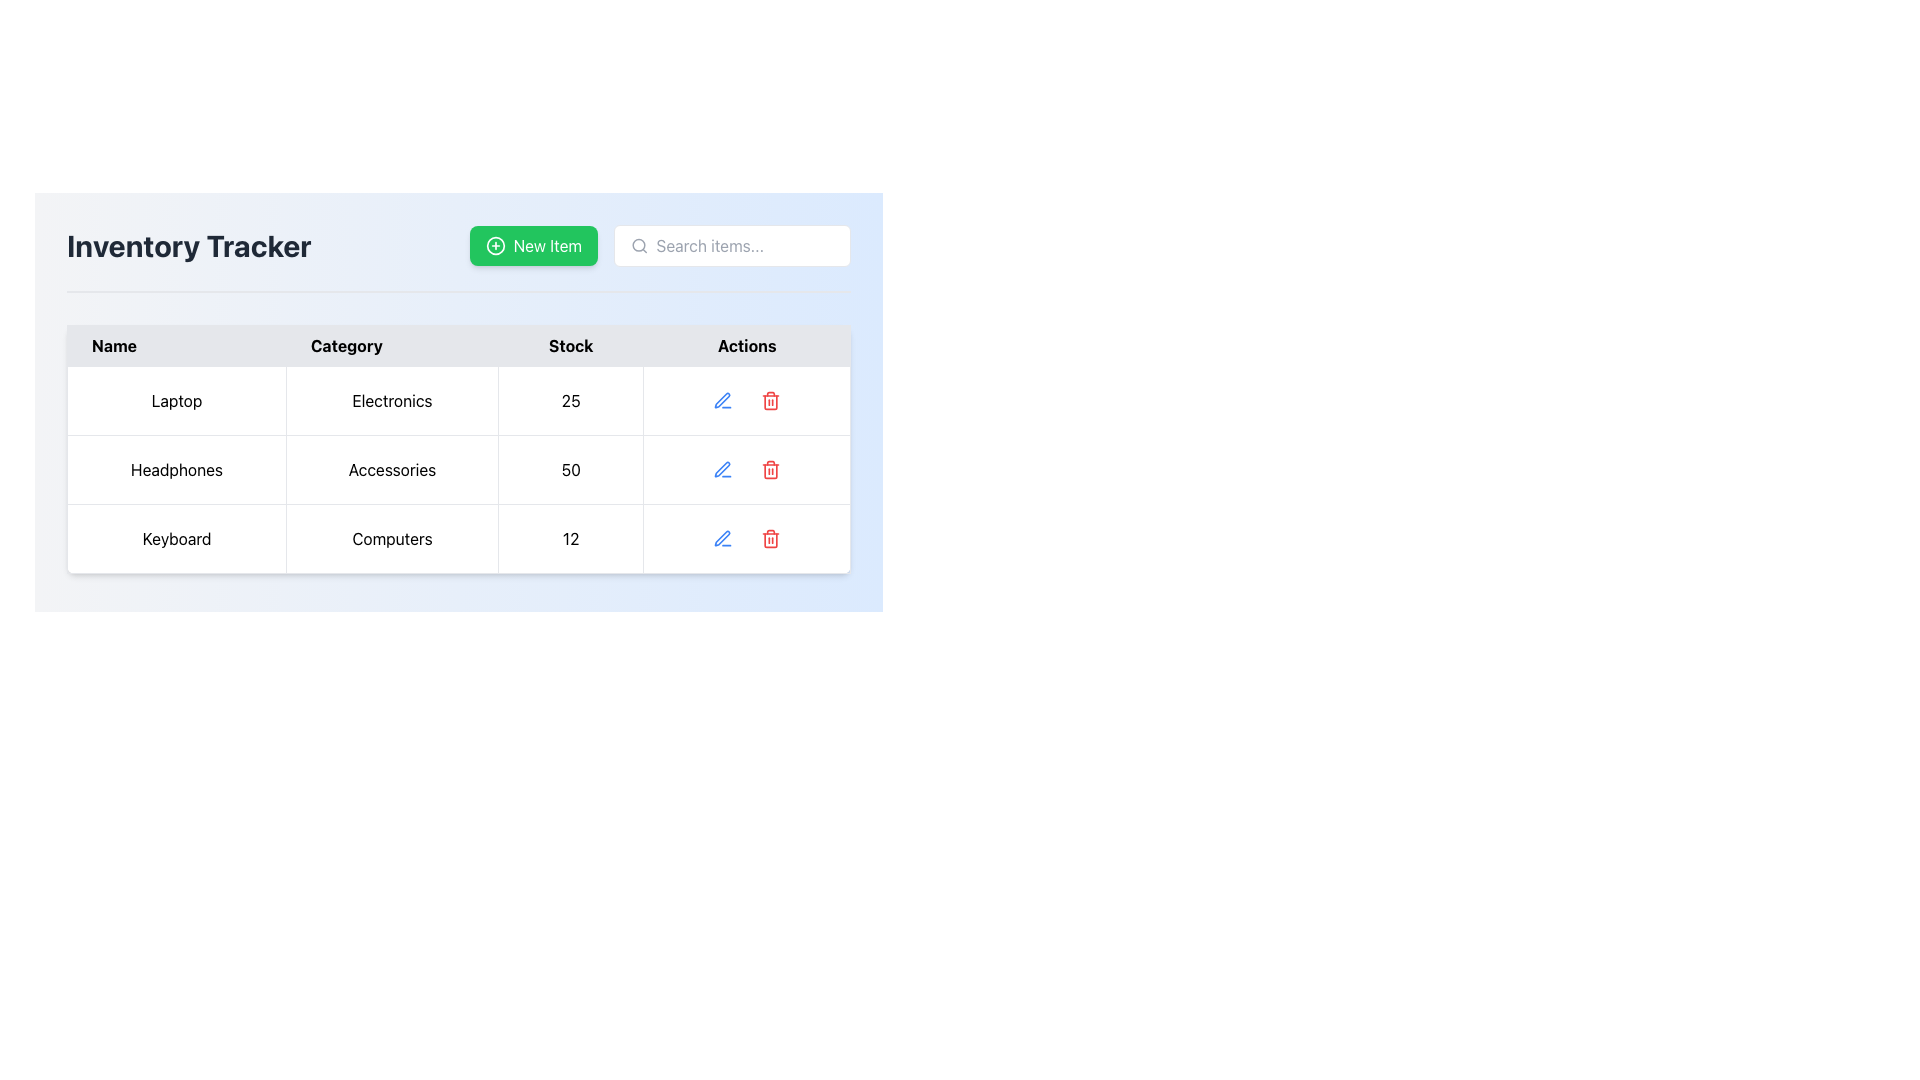 This screenshot has width=1920, height=1080. What do you see at coordinates (392, 538) in the screenshot?
I see `the static text field displaying the category 'Keyboard' in the second column of the third row of the table` at bounding box center [392, 538].